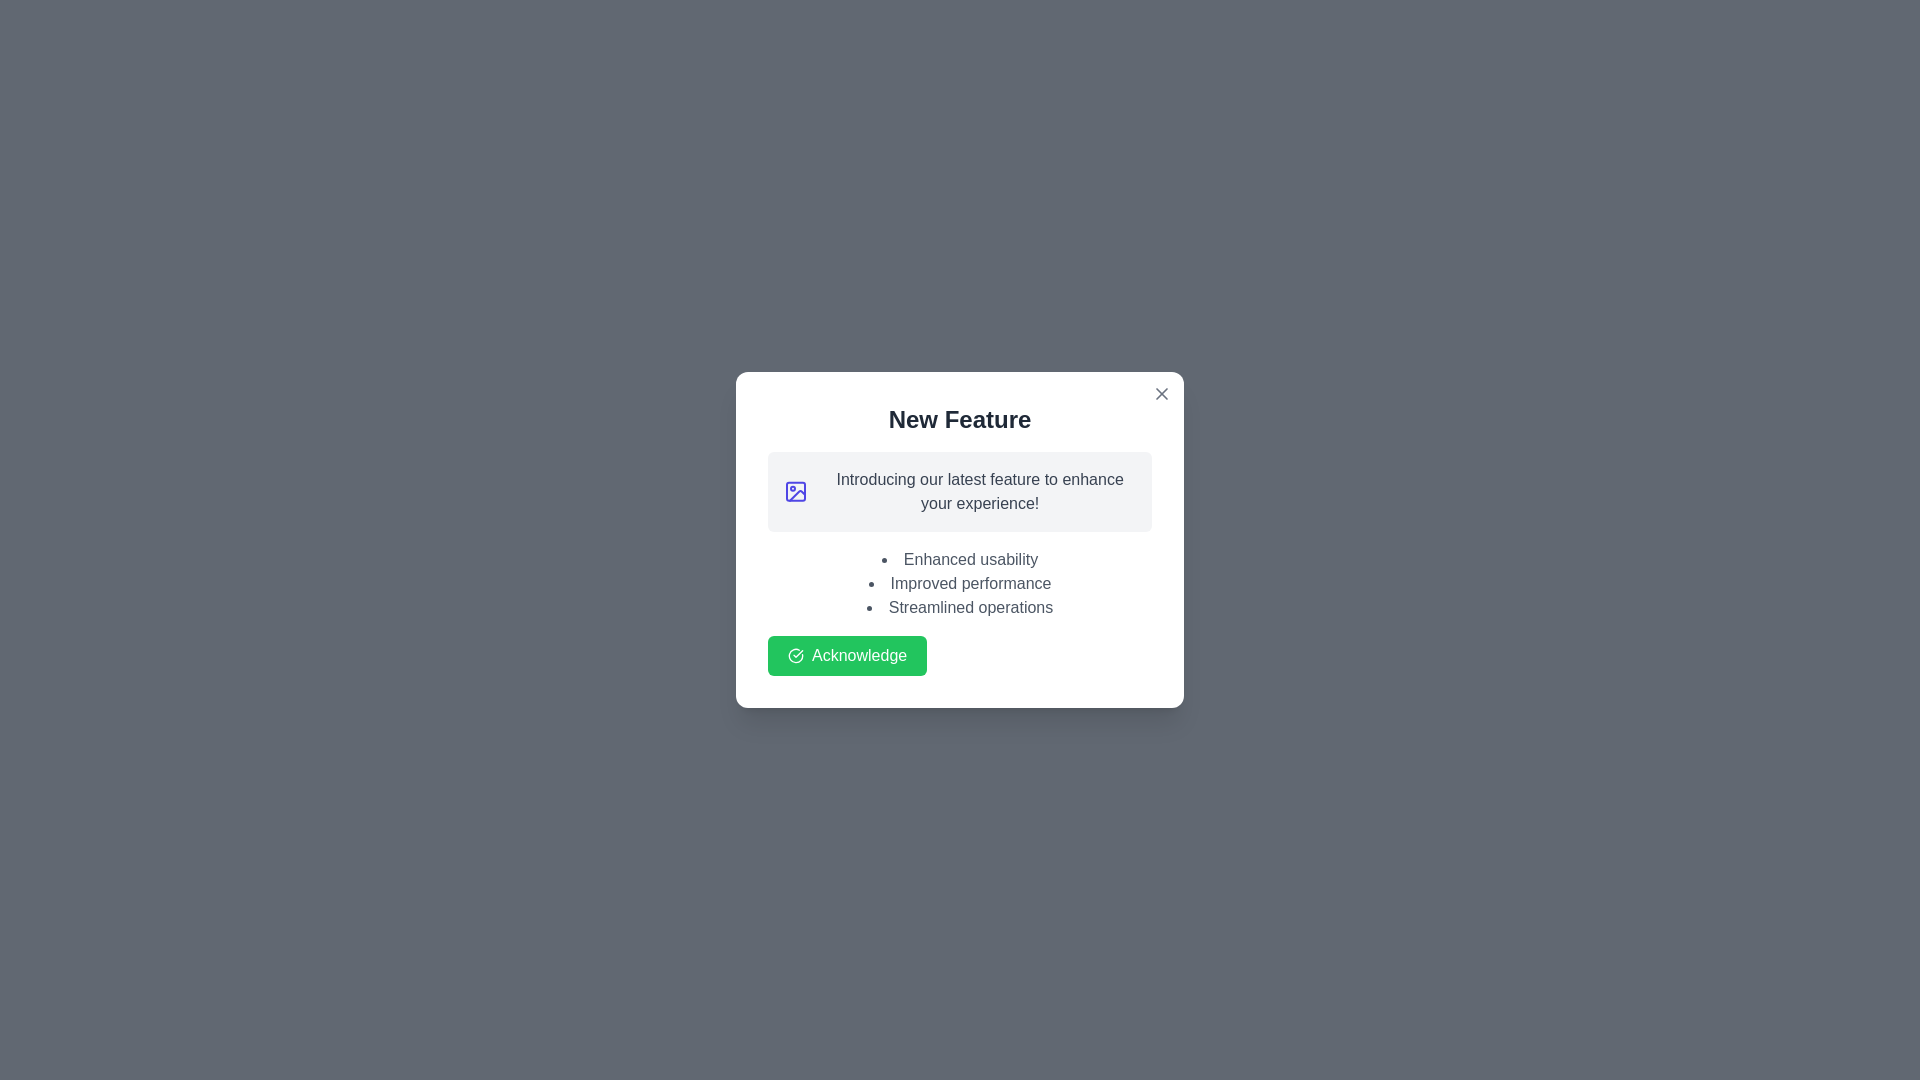 The height and width of the screenshot is (1080, 1920). What do you see at coordinates (960, 492) in the screenshot?
I see `the text block with an accompanying icon that introduces and highlights a new feature, which is located within a modal box, directly below the 'New Feature' title` at bounding box center [960, 492].